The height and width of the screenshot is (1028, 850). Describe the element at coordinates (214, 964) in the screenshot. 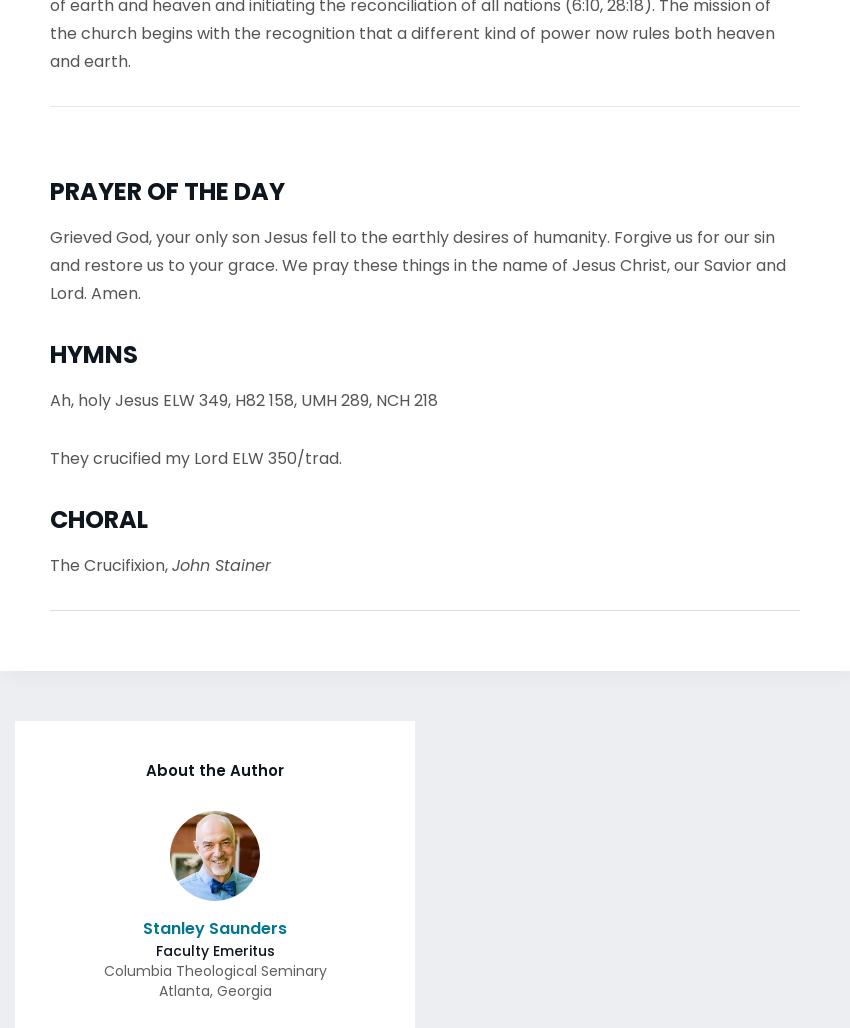

I see `'Columbia Theological Seminary'` at that location.